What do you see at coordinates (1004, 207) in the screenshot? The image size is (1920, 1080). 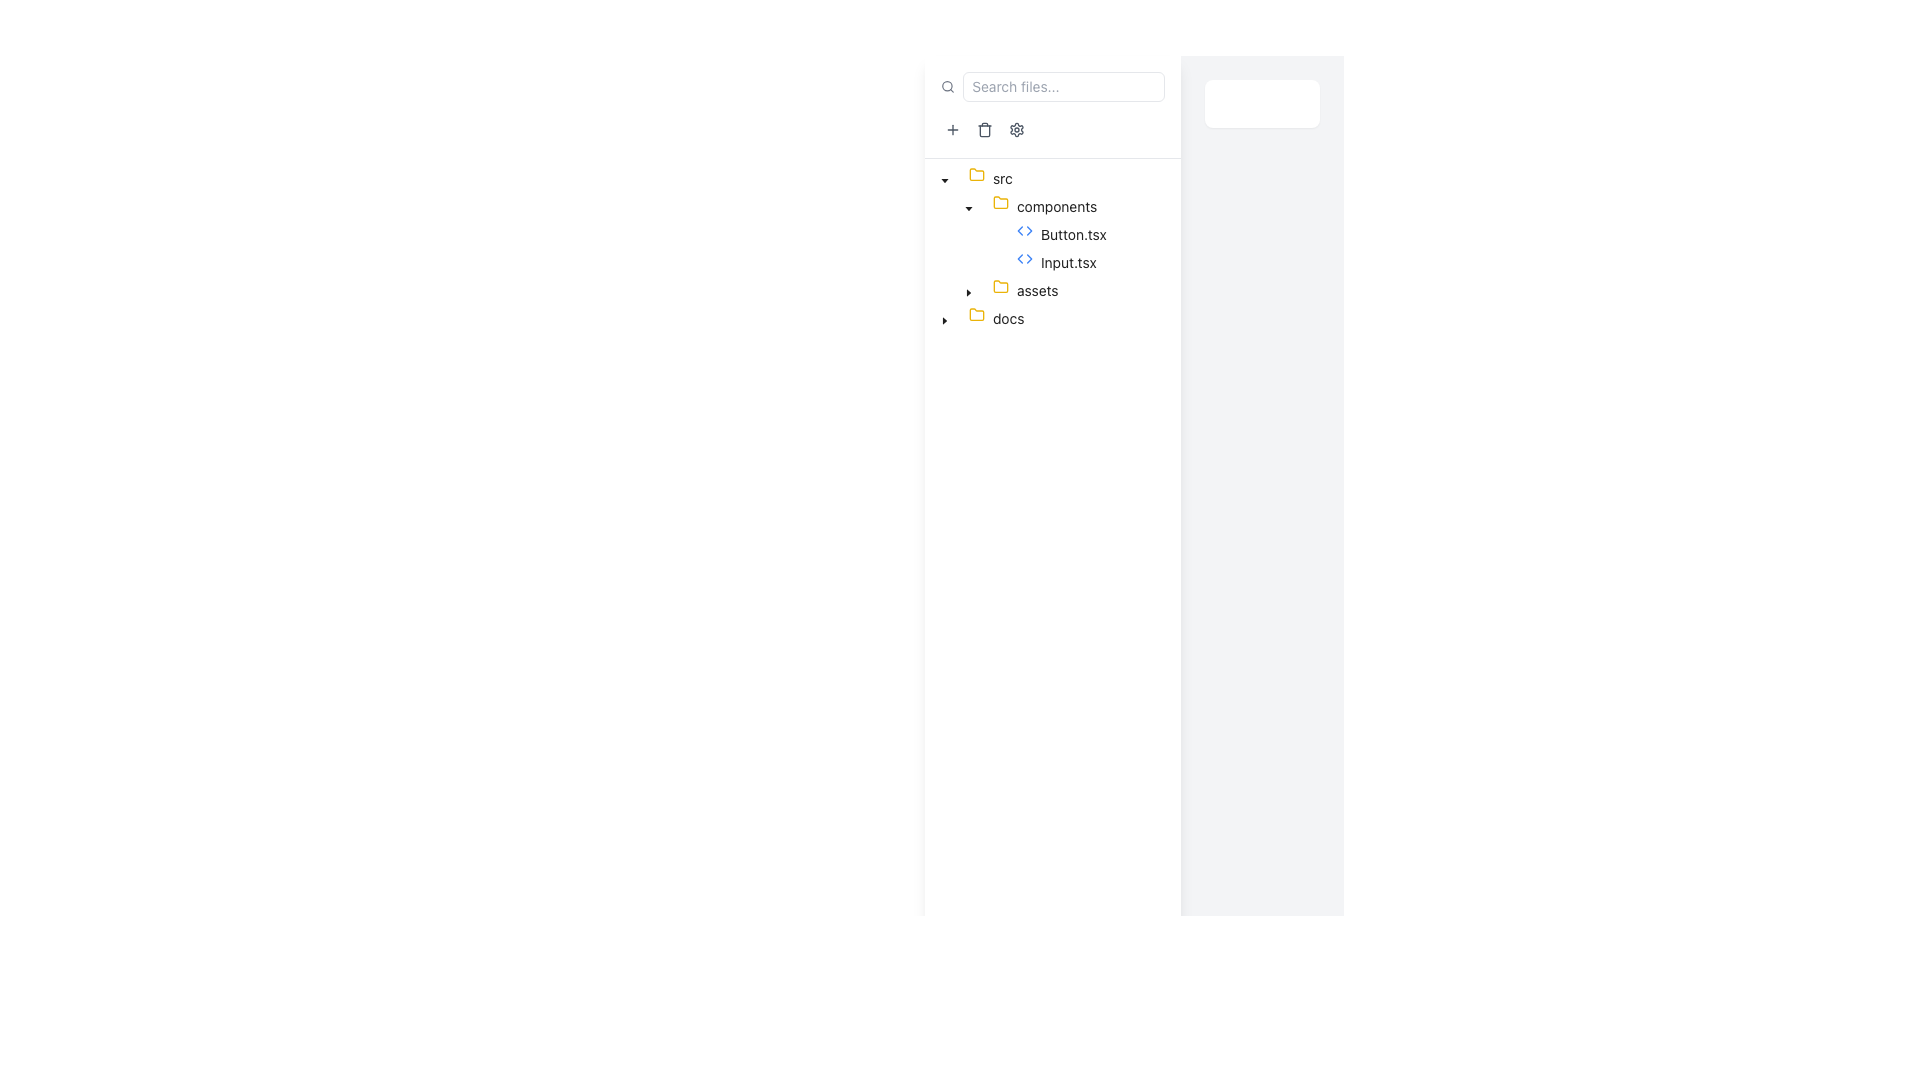 I see `the folder icon associated with the 'components' section` at bounding box center [1004, 207].